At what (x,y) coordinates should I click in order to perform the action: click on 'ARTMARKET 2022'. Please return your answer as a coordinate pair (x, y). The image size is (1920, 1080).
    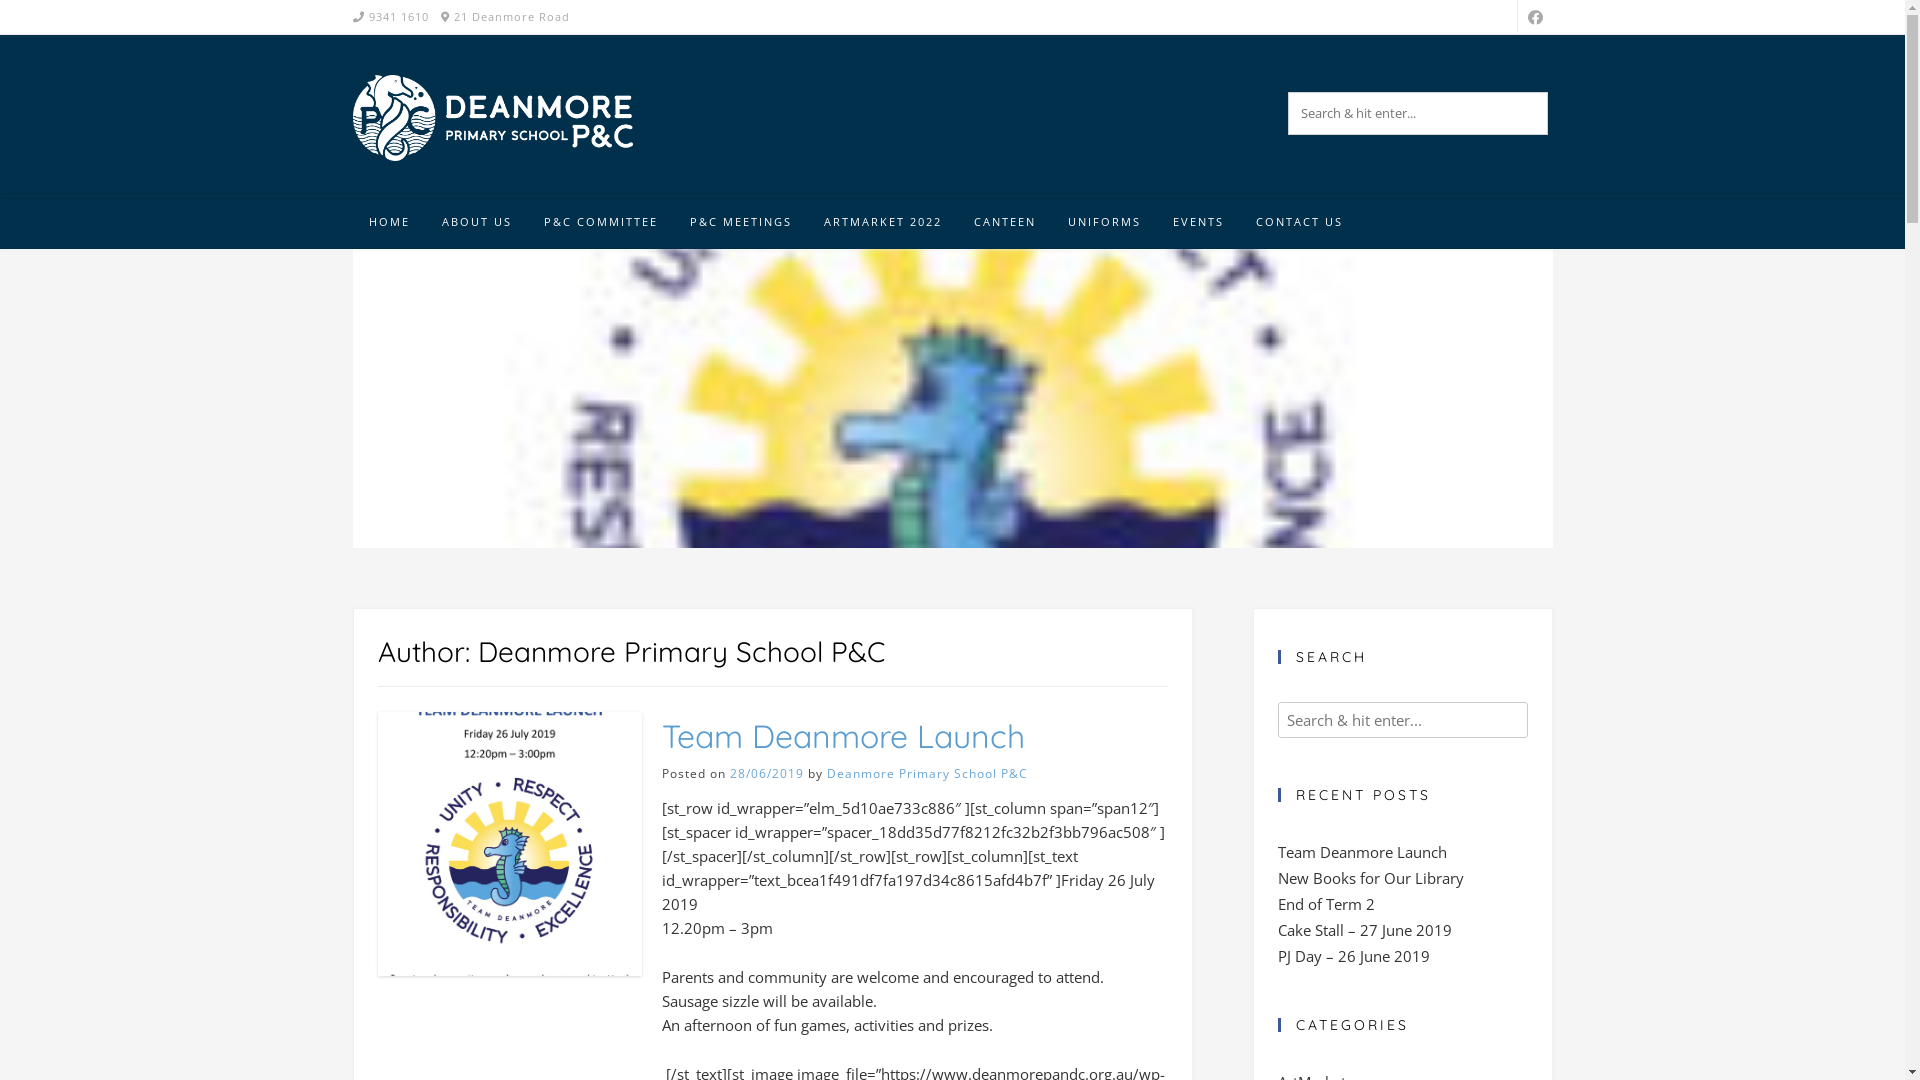
    Looking at the image, I should click on (882, 223).